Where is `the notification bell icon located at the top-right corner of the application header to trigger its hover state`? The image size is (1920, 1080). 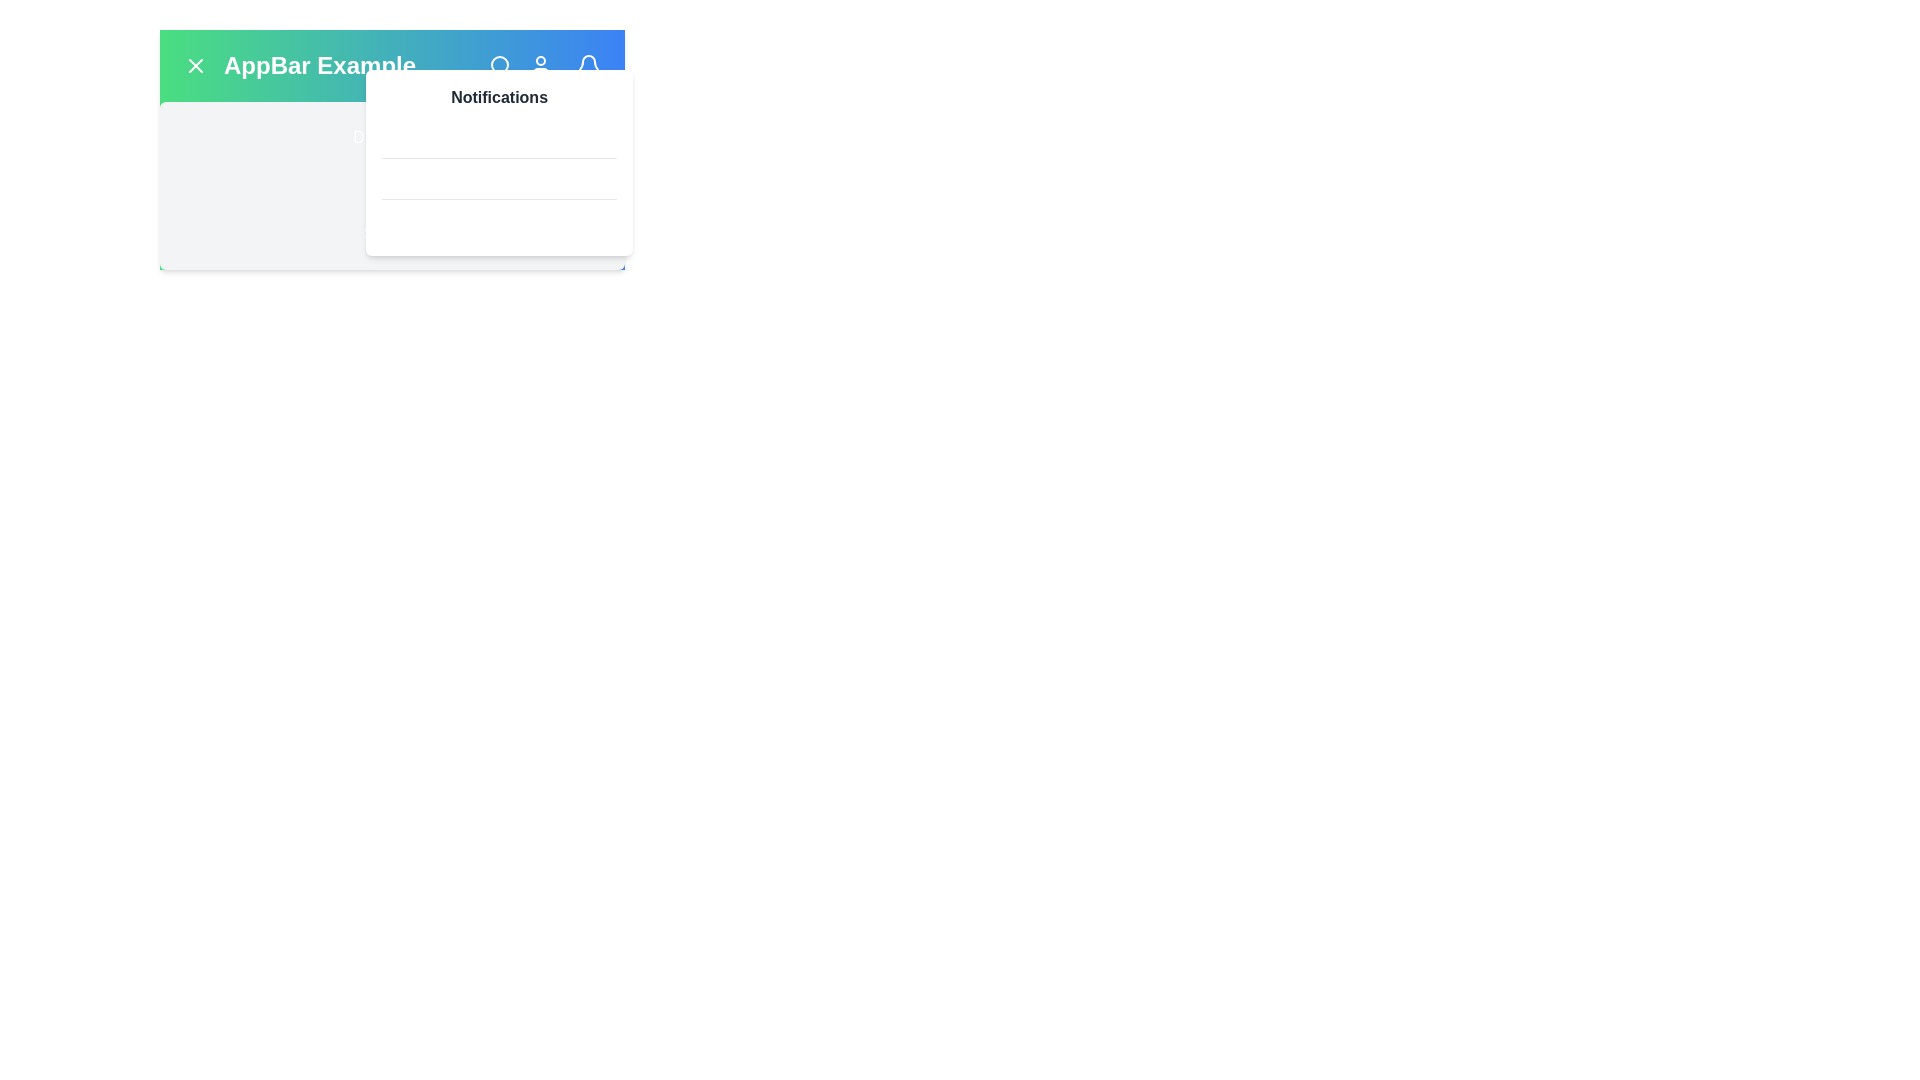
the notification bell icon located at the top-right corner of the application header to trigger its hover state is located at coordinates (588, 64).